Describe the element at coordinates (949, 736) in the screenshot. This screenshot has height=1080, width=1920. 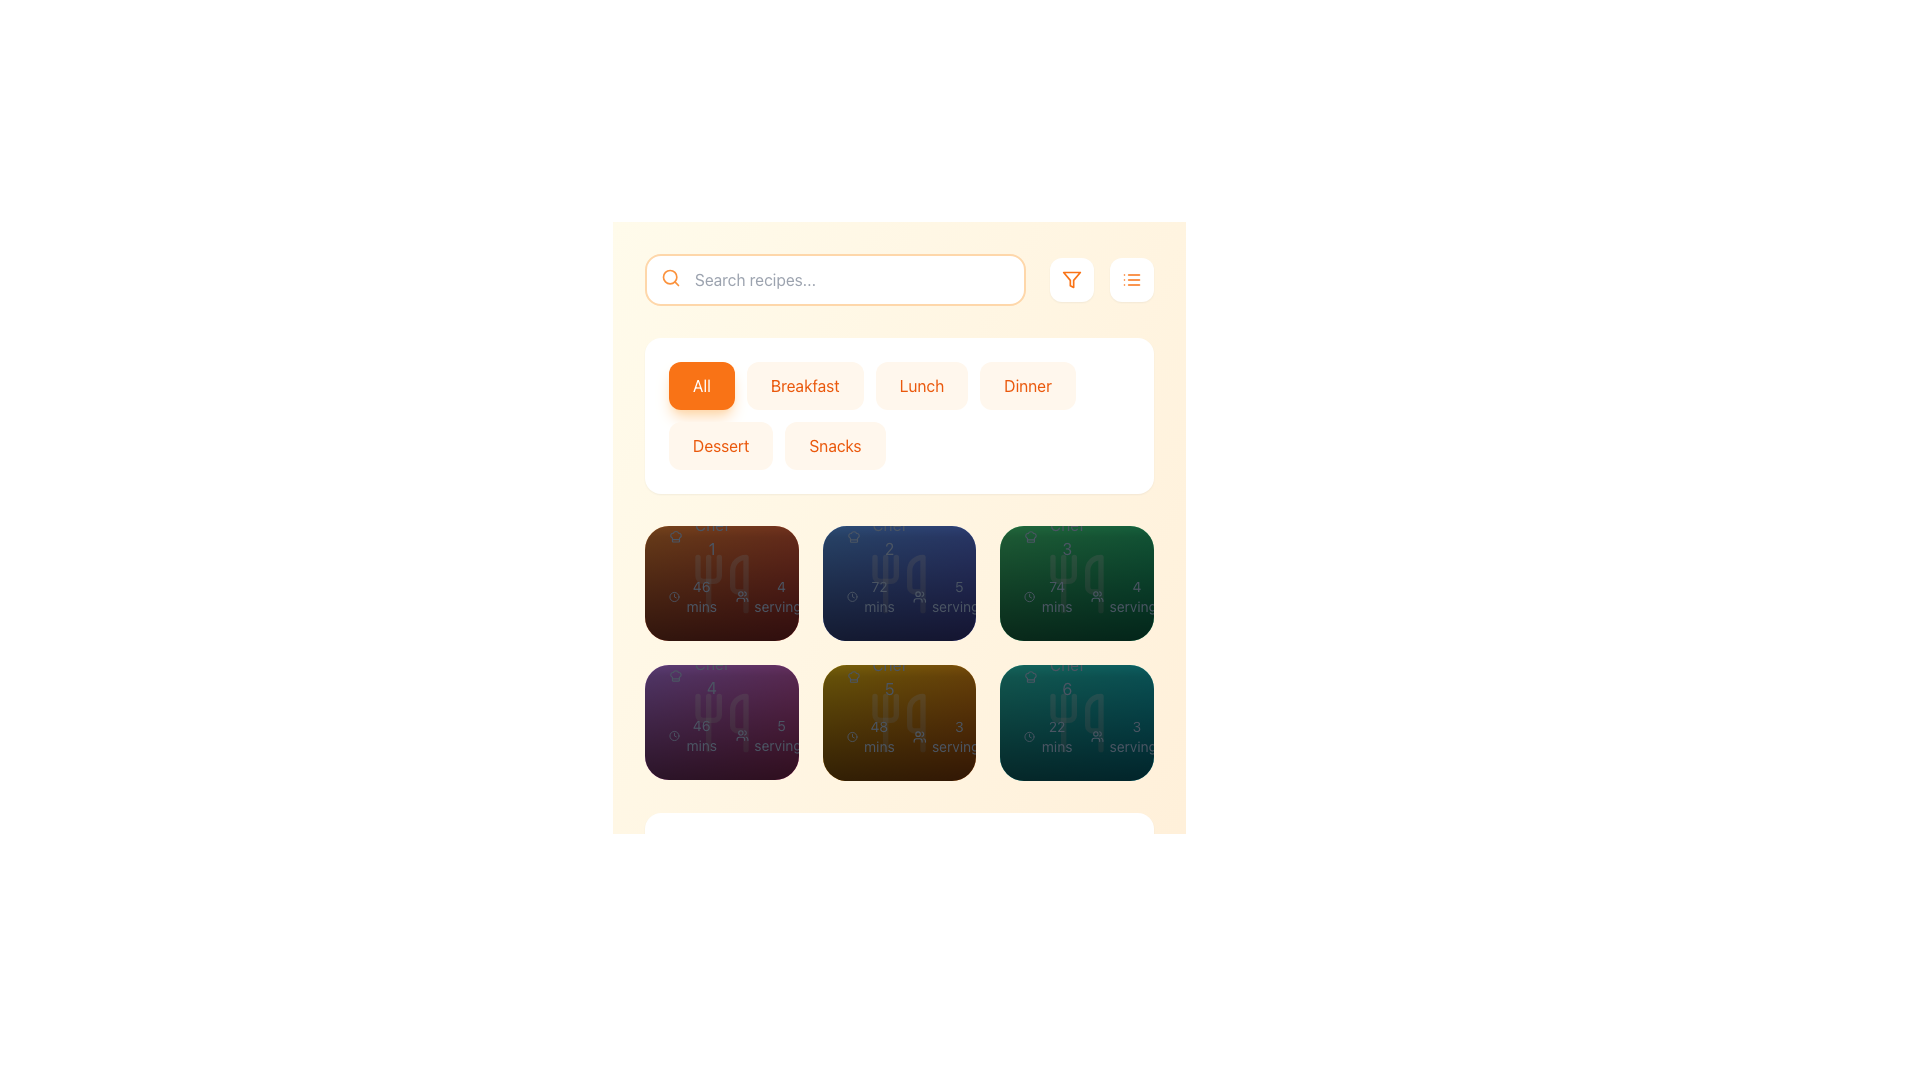
I see `the text element displaying '3 servings', which is styled in a small font and positioned near a group icon, to interact with it` at that location.